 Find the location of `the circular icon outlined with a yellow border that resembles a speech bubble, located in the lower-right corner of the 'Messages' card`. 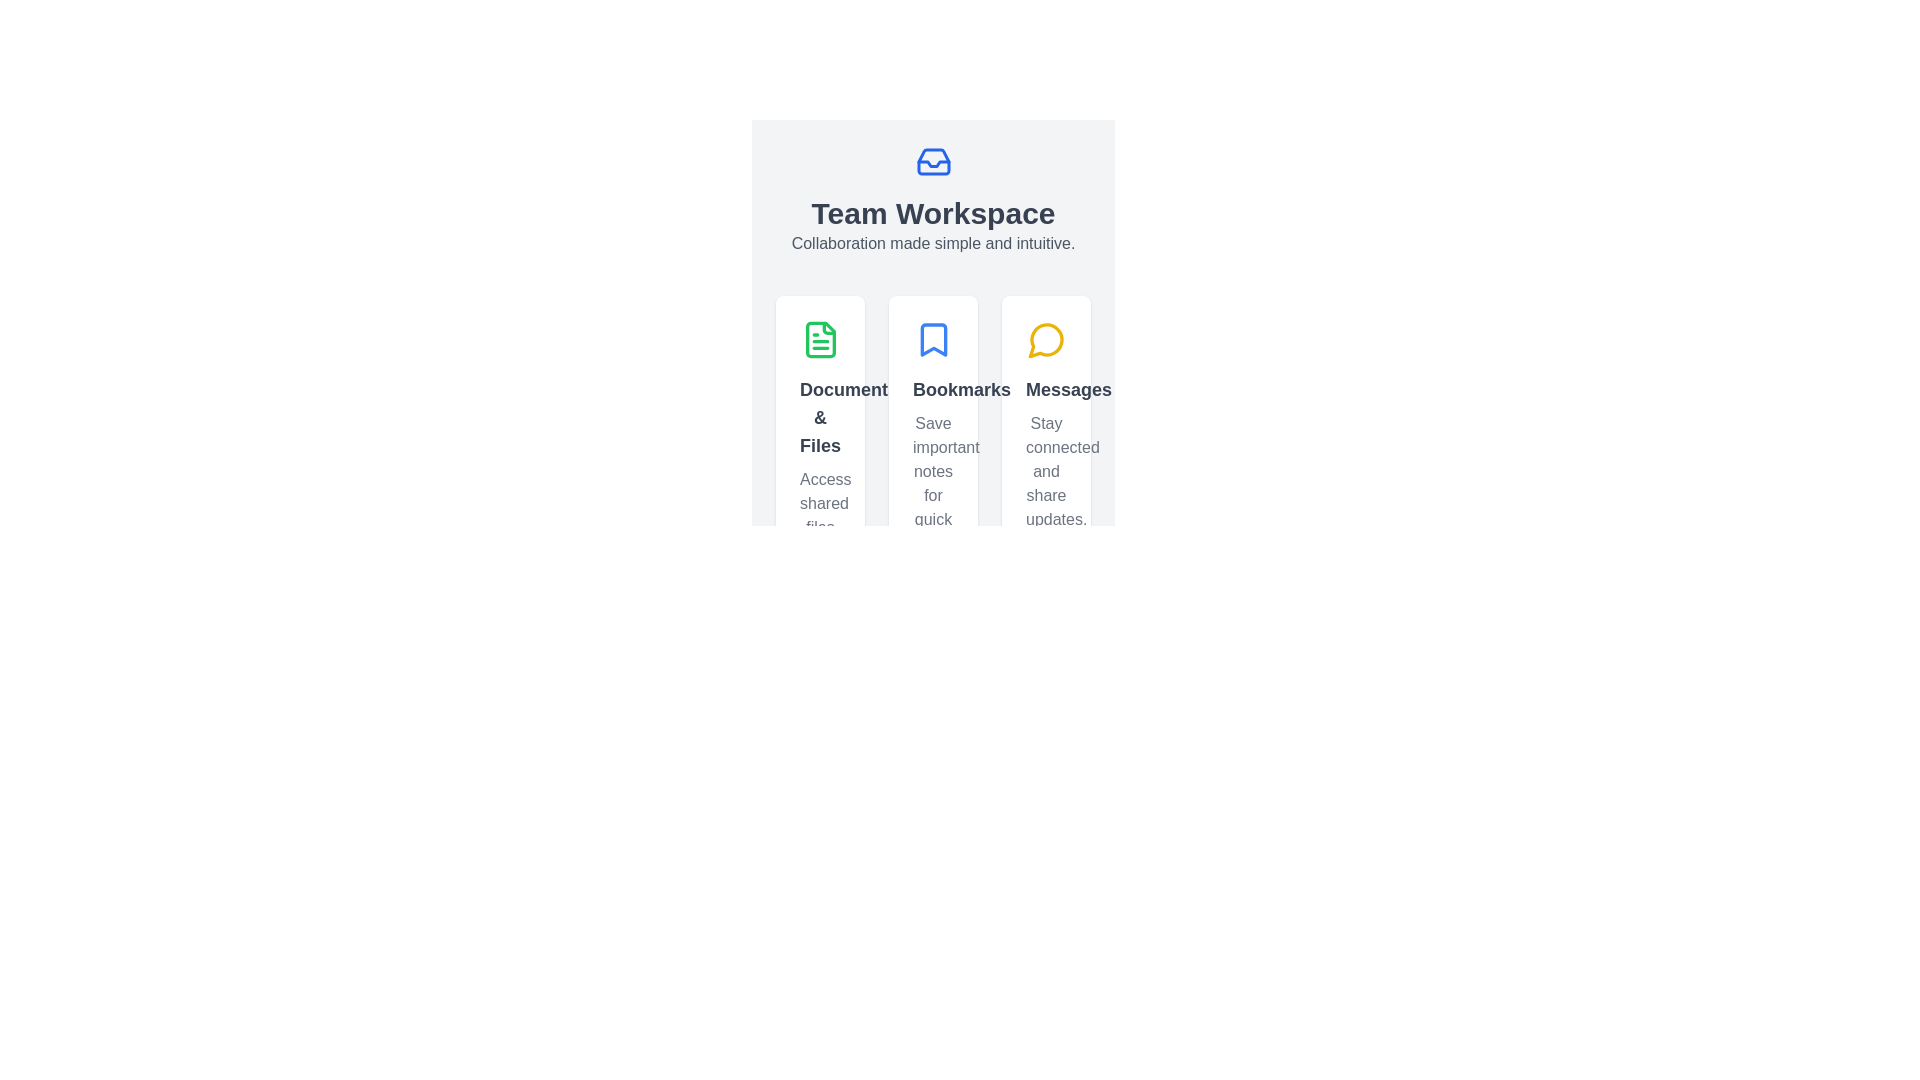

the circular icon outlined with a yellow border that resembles a speech bubble, located in the lower-right corner of the 'Messages' card is located at coordinates (1044, 339).